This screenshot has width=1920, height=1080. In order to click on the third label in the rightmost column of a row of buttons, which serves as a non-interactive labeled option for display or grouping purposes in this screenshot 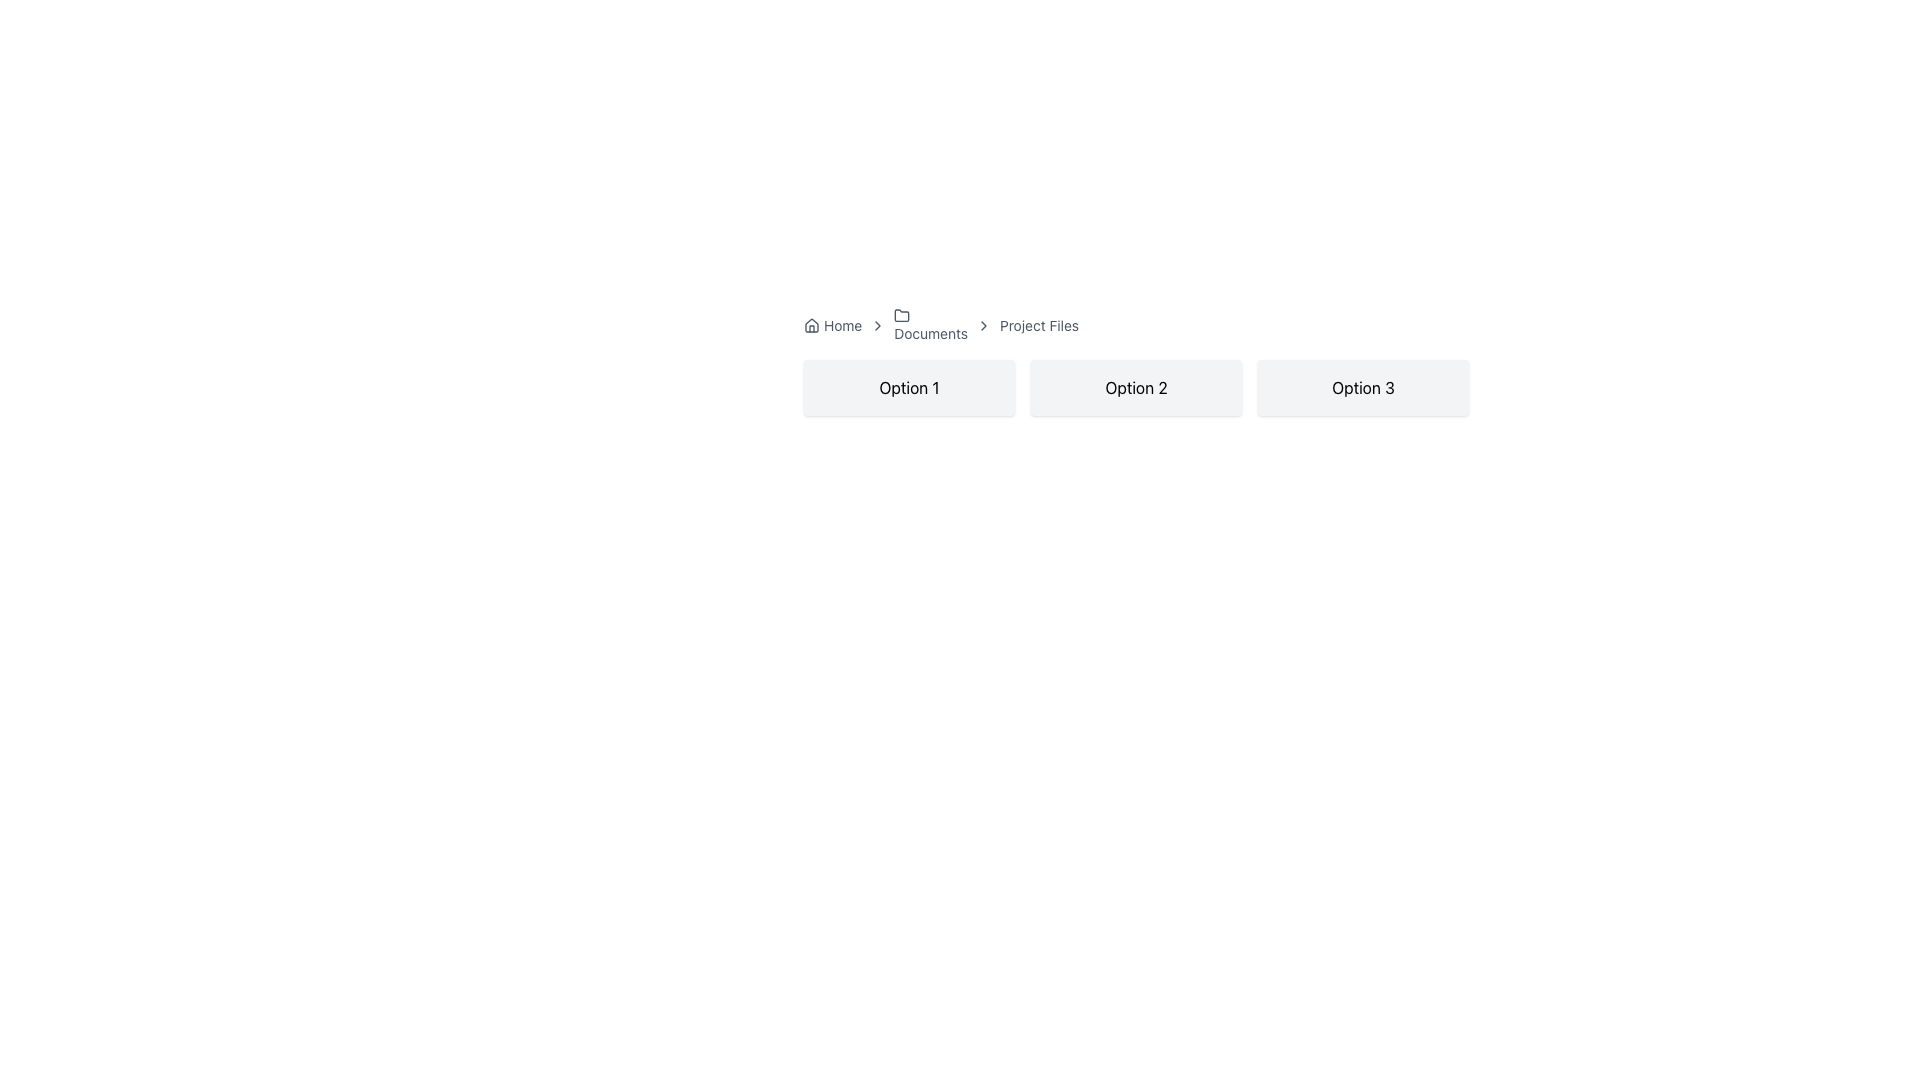, I will do `click(1362, 388)`.